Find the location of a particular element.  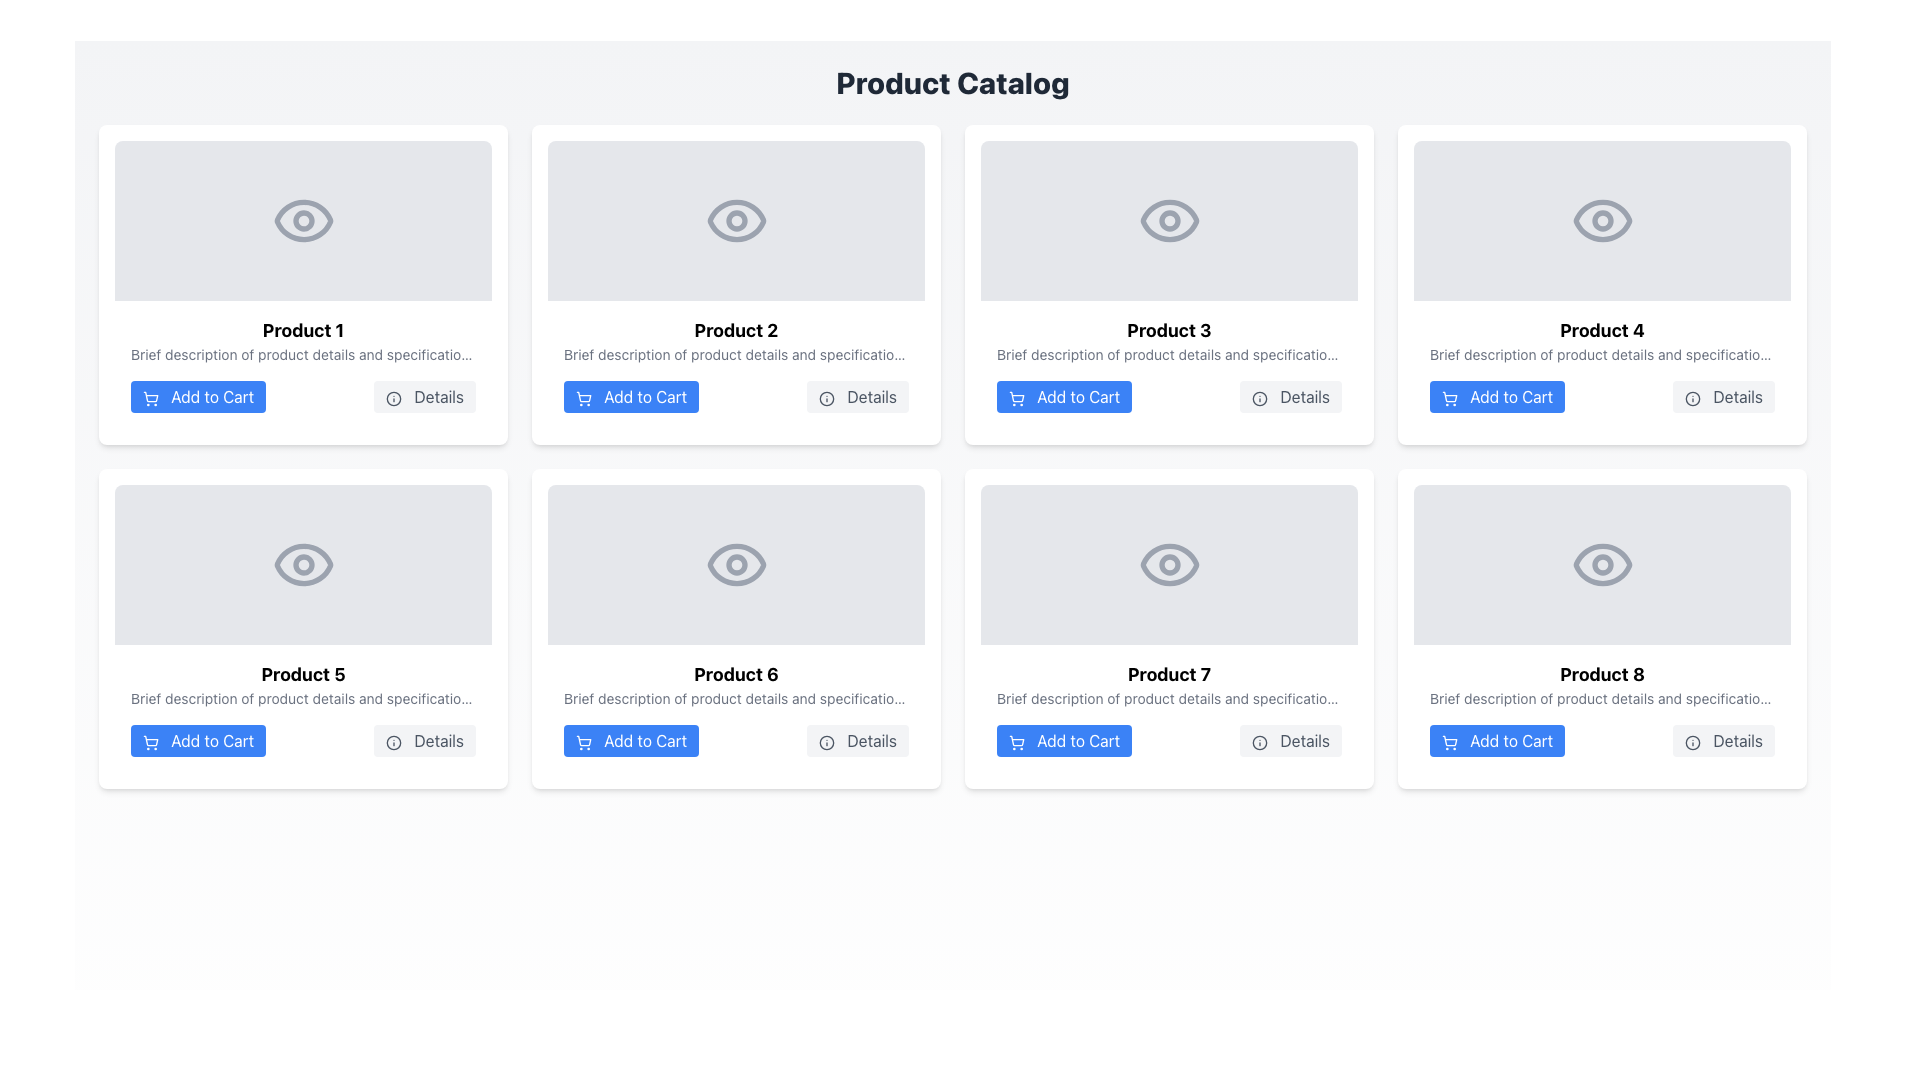

the Text Label that provides a brief summary about the product, located beneath the title 'Product 1' in the highlighted product card is located at coordinates (302, 353).